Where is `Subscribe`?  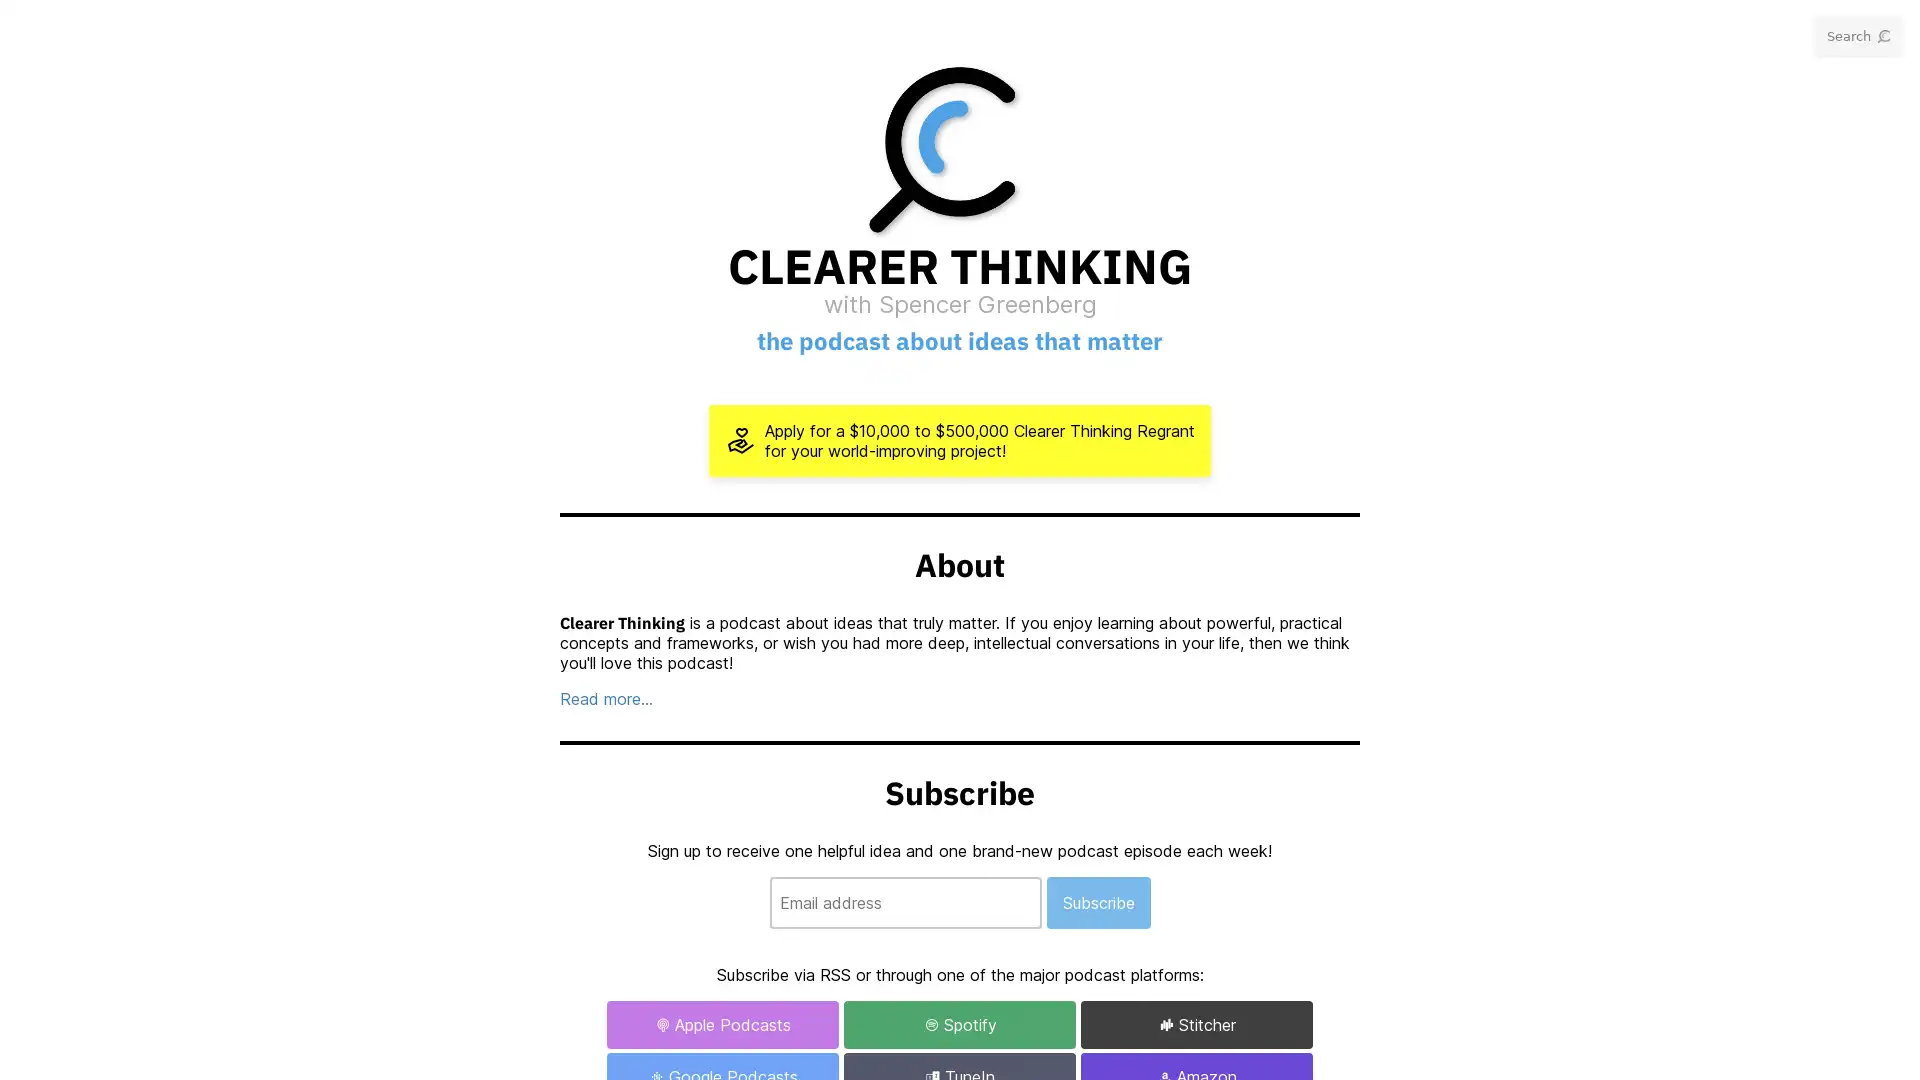
Subscribe is located at coordinates (1097, 902).